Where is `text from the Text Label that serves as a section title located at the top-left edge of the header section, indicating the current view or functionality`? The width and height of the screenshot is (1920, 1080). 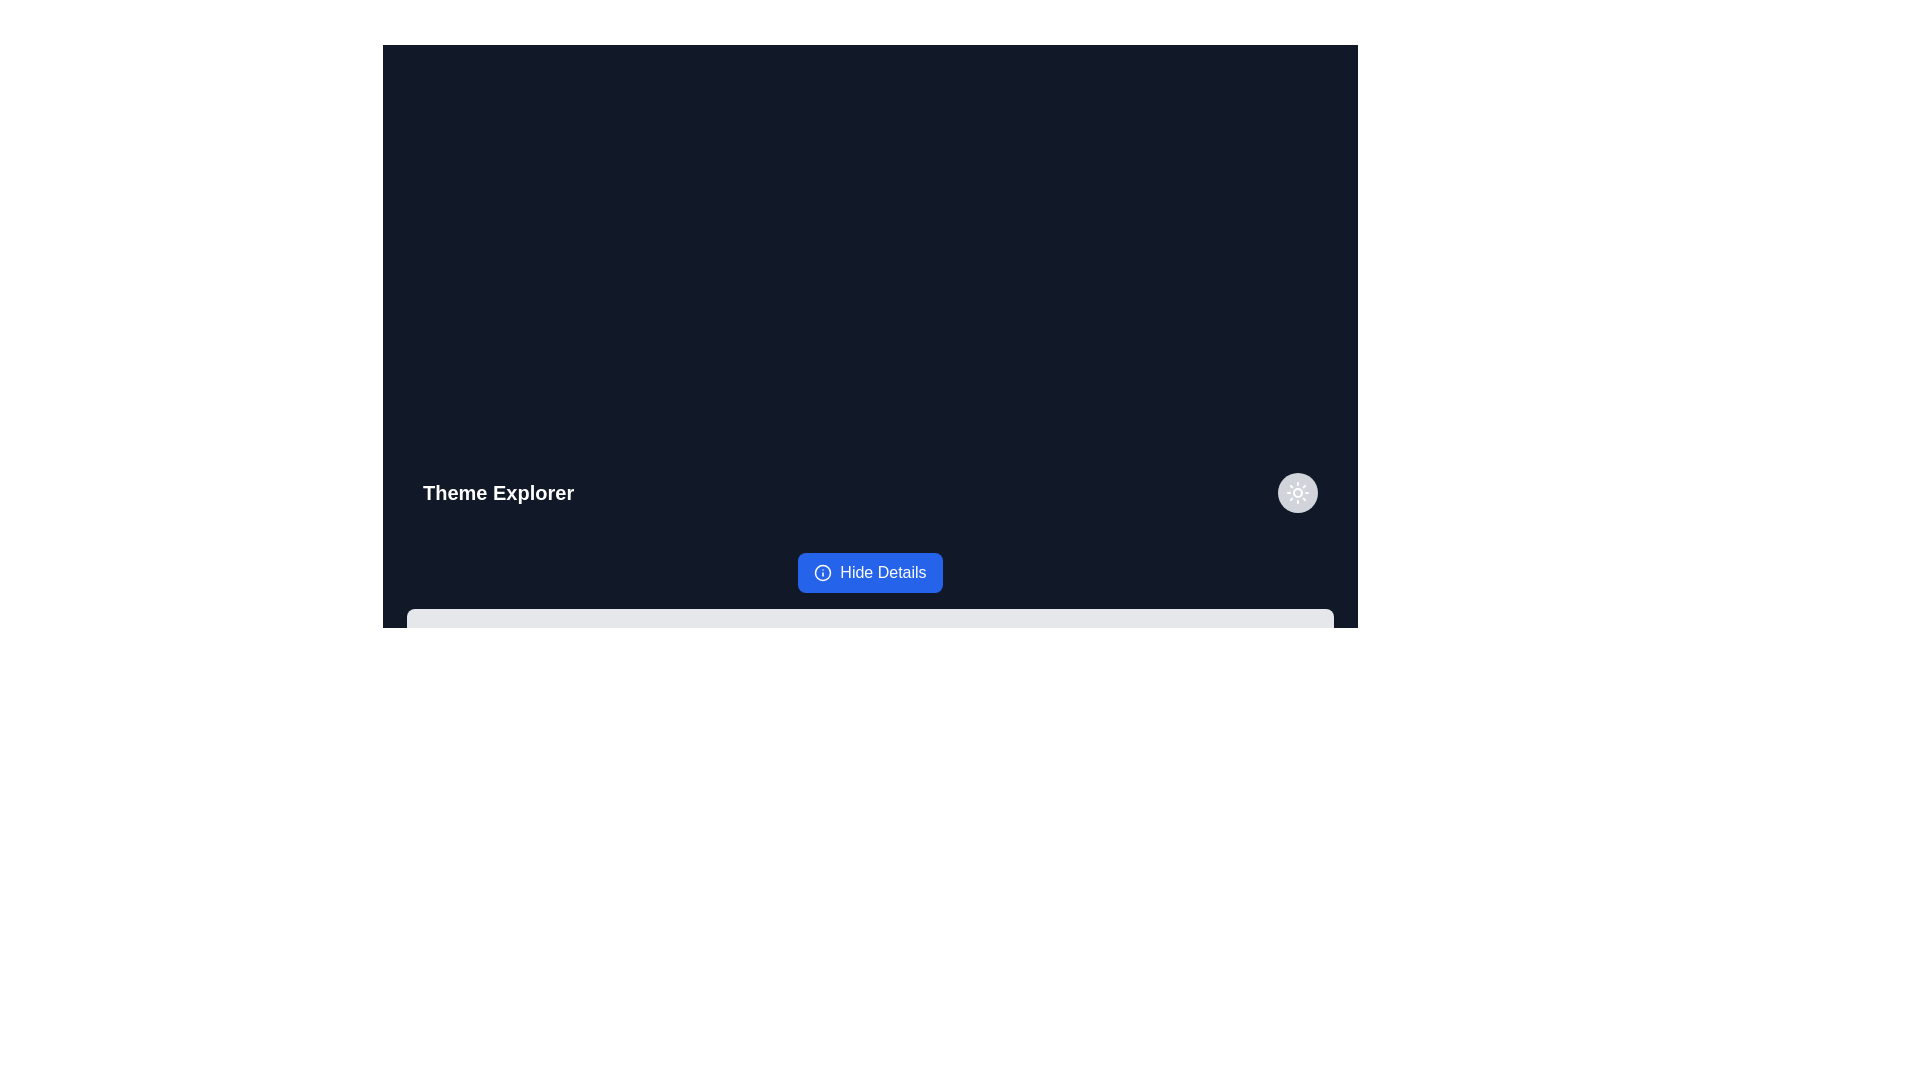 text from the Text Label that serves as a section title located at the top-left edge of the header section, indicating the current view or functionality is located at coordinates (498, 493).